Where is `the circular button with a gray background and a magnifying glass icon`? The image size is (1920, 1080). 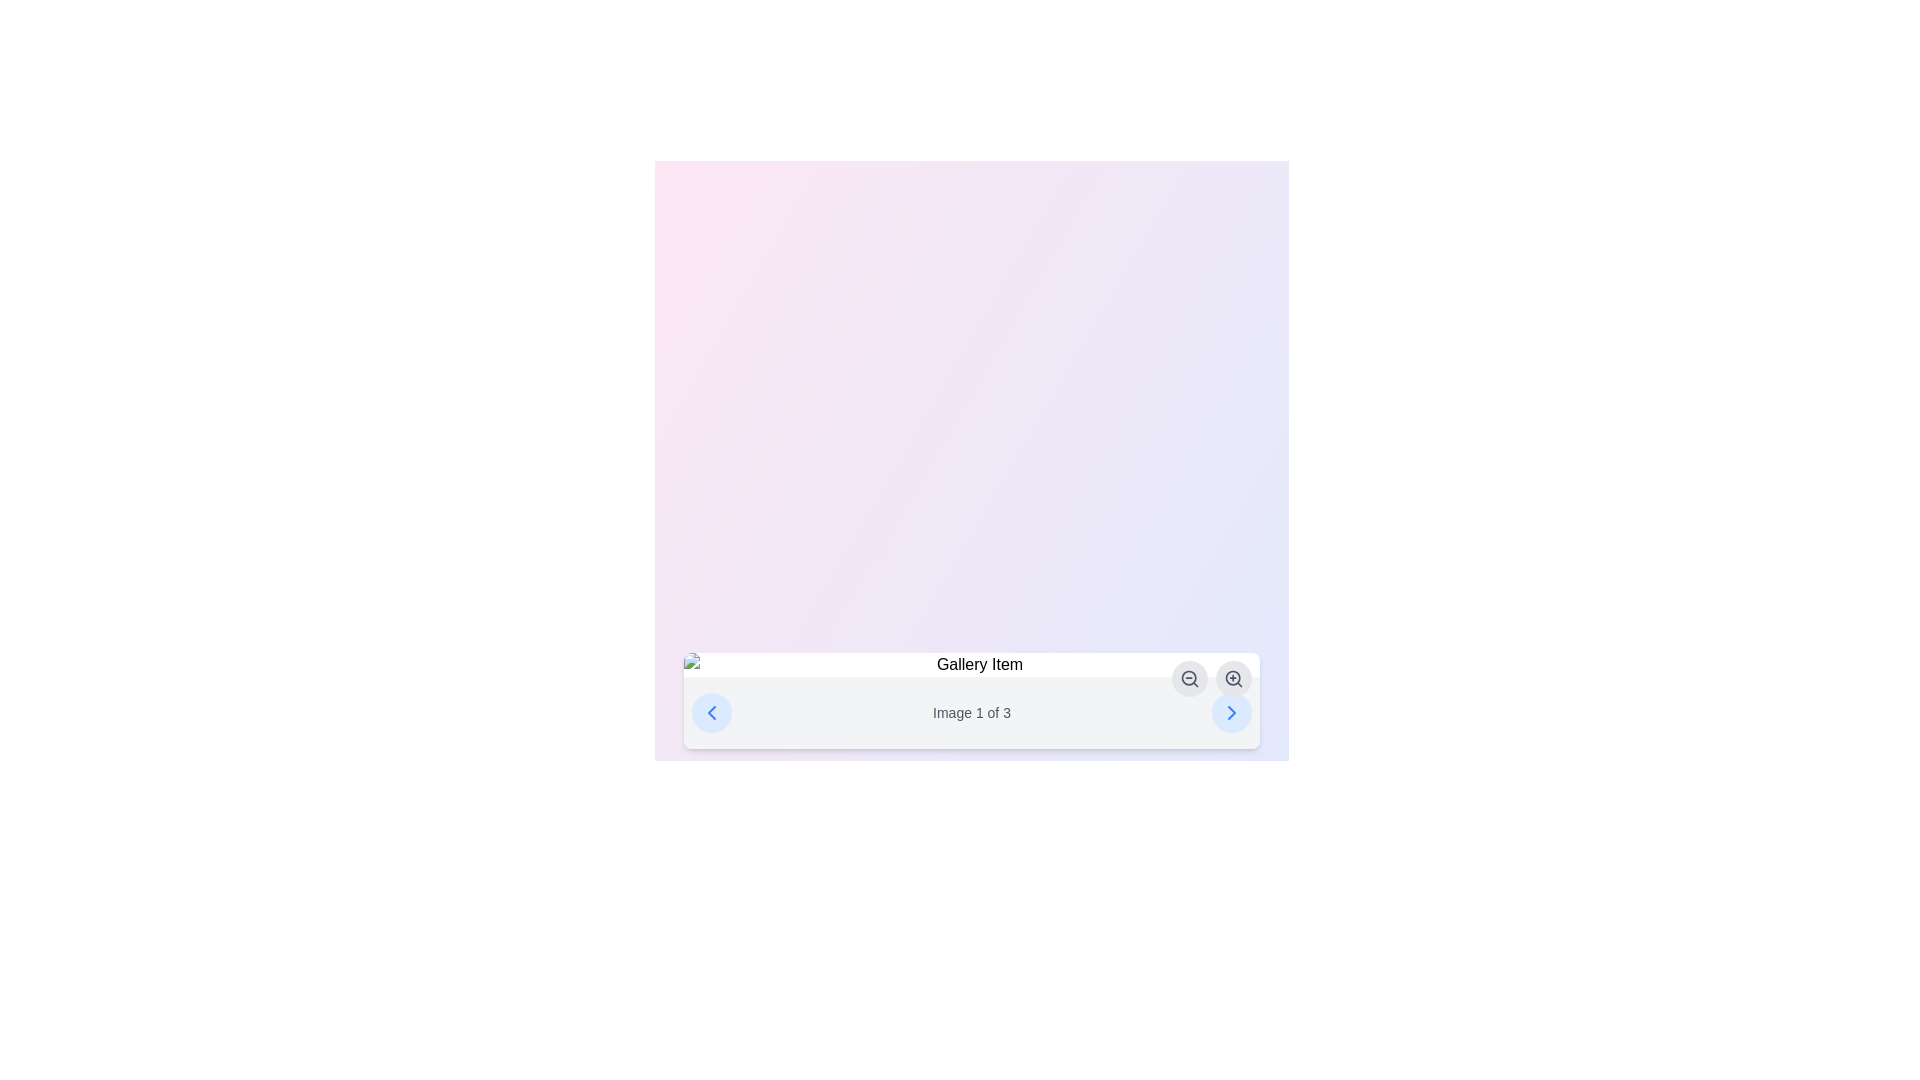
the circular button with a gray background and a magnifying glass icon is located at coordinates (1232, 677).